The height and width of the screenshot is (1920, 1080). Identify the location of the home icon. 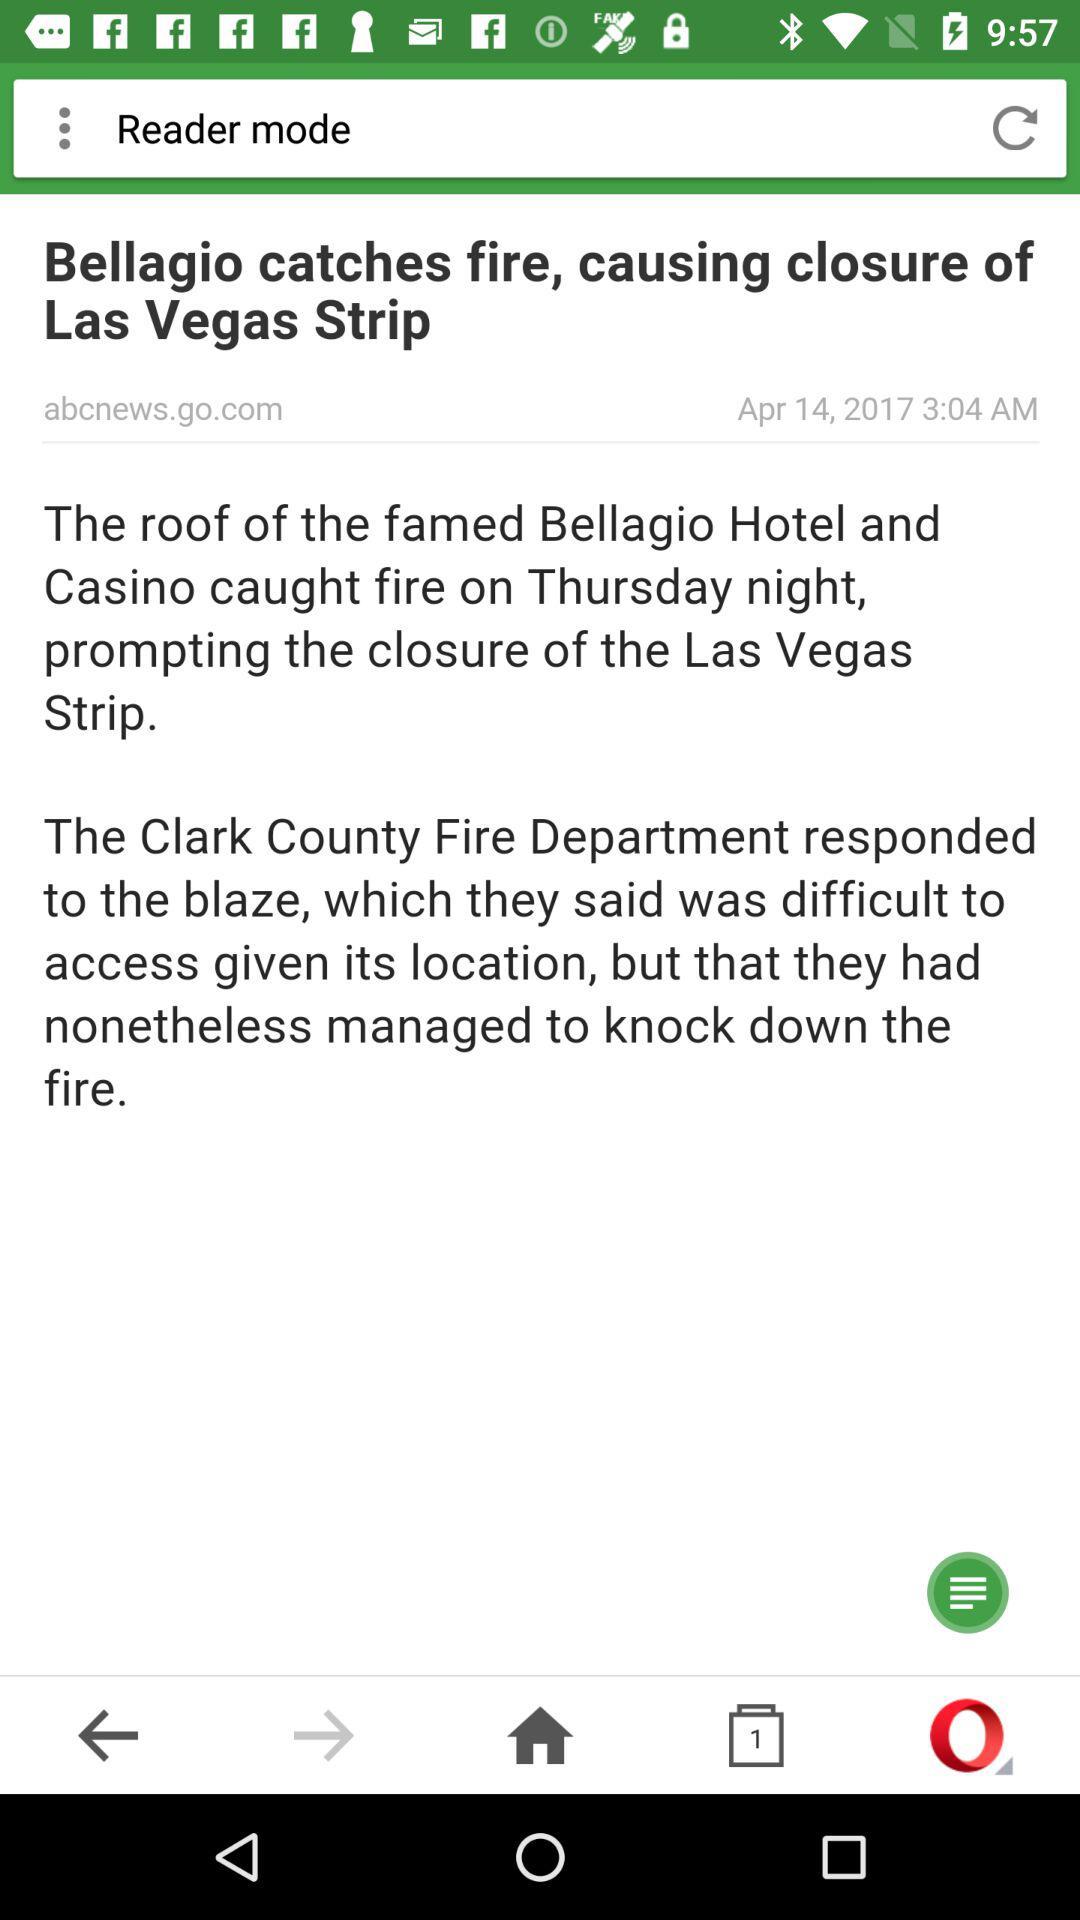
(540, 1734).